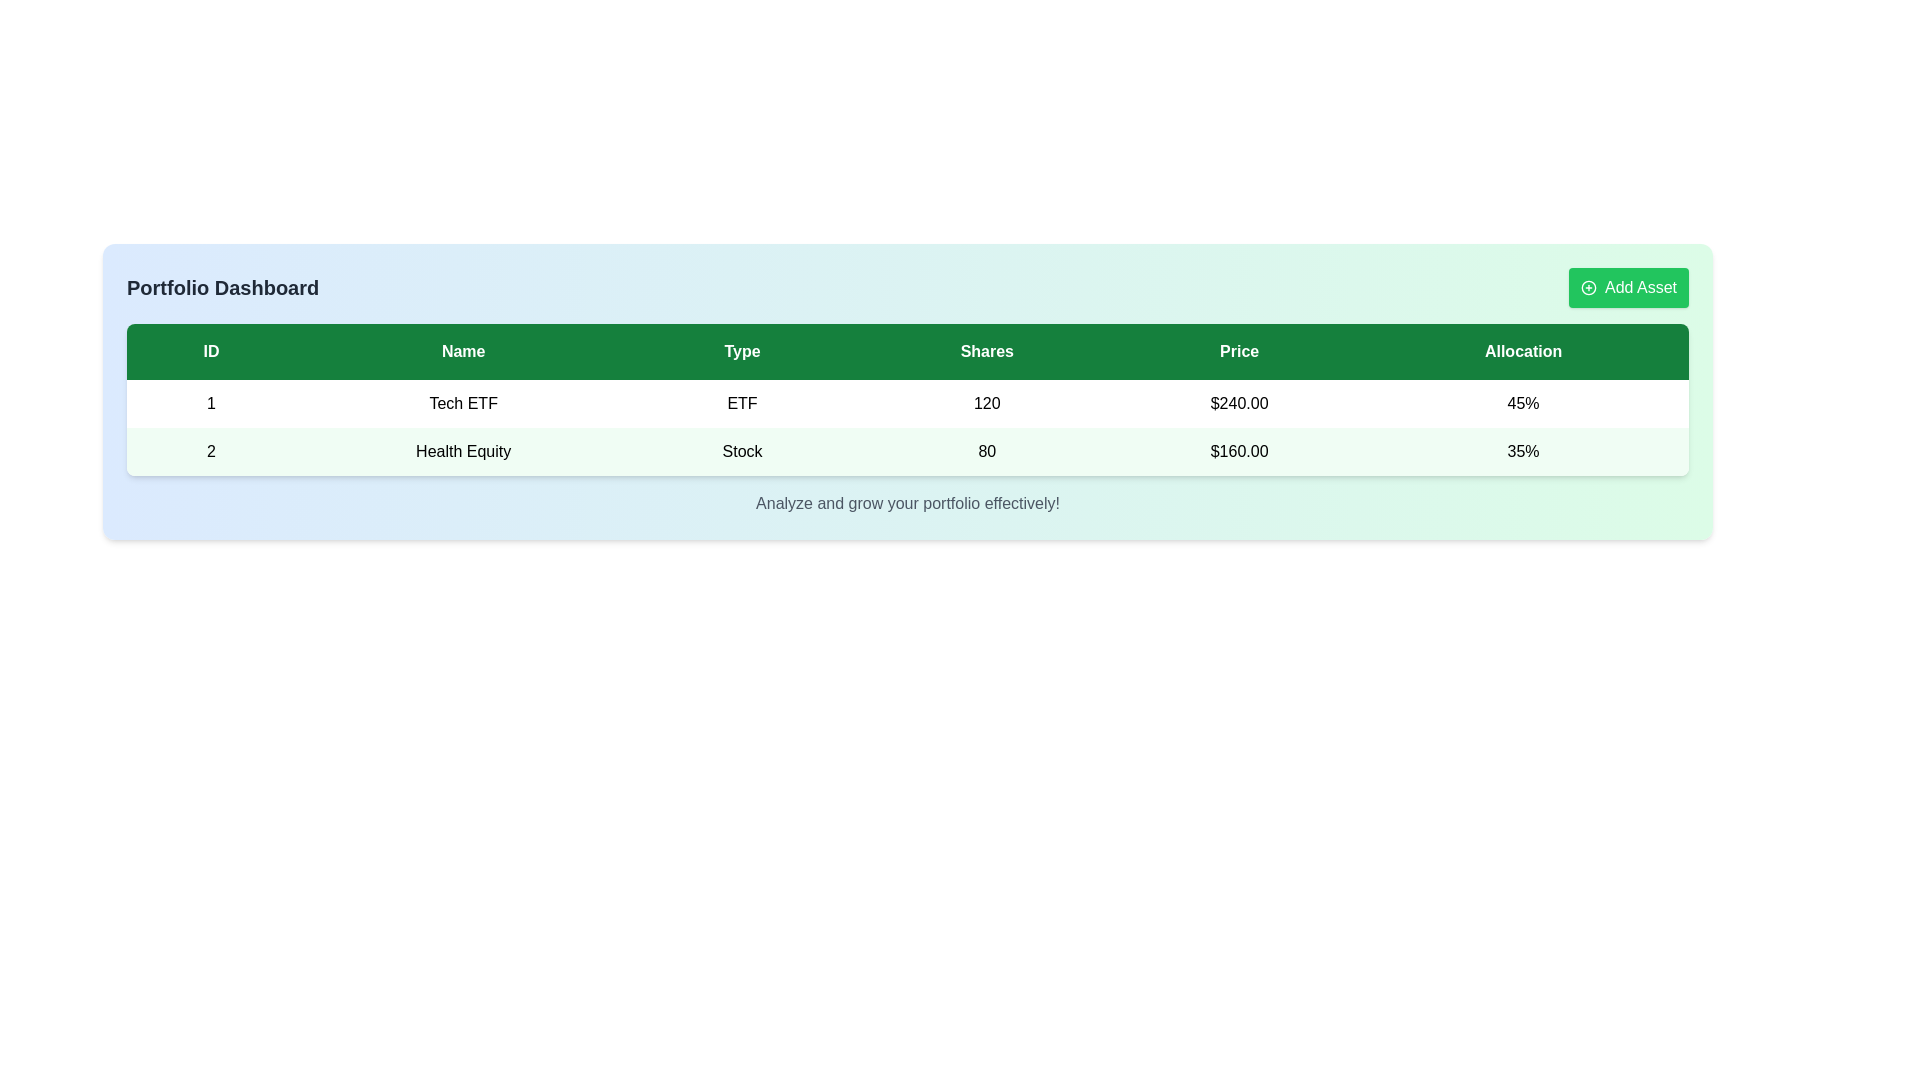 This screenshot has height=1080, width=1920. Describe the element at coordinates (462, 451) in the screenshot. I see `the static text label that identifies the name of the asset` at that location.